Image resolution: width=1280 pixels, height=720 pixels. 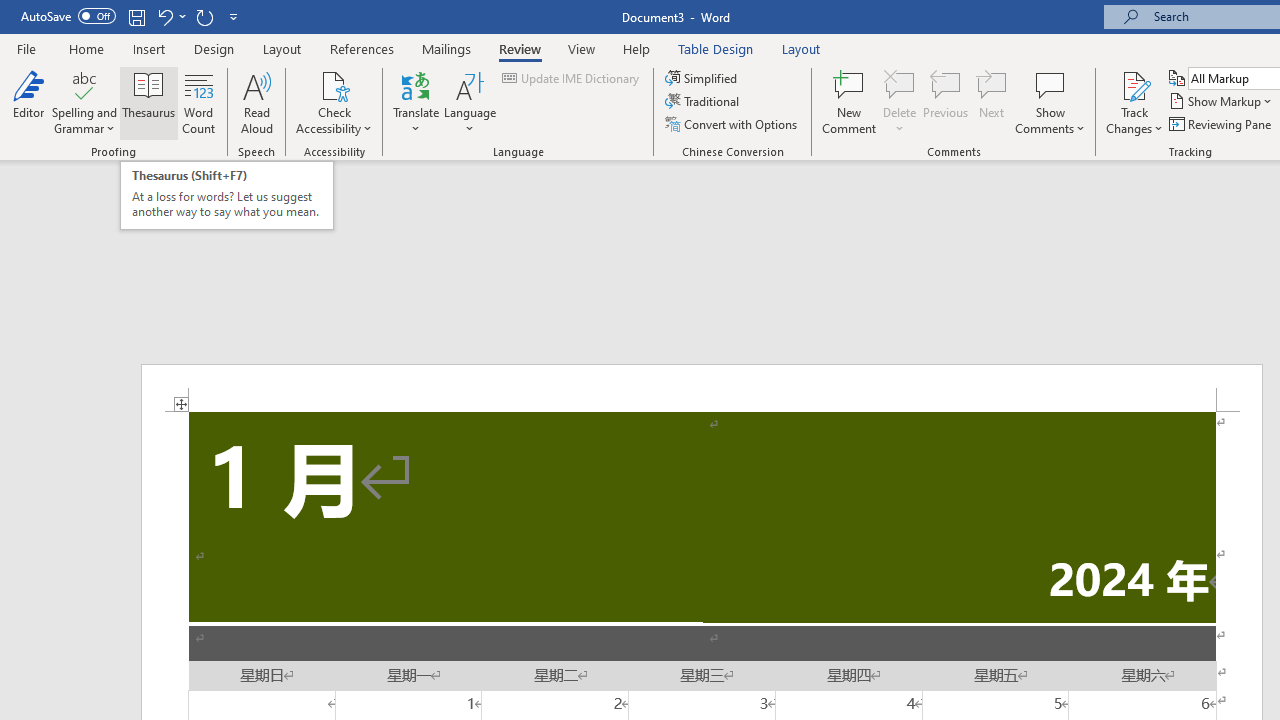 What do you see at coordinates (148, 103) in the screenshot?
I see `'Thesaurus...'` at bounding box center [148, 103].